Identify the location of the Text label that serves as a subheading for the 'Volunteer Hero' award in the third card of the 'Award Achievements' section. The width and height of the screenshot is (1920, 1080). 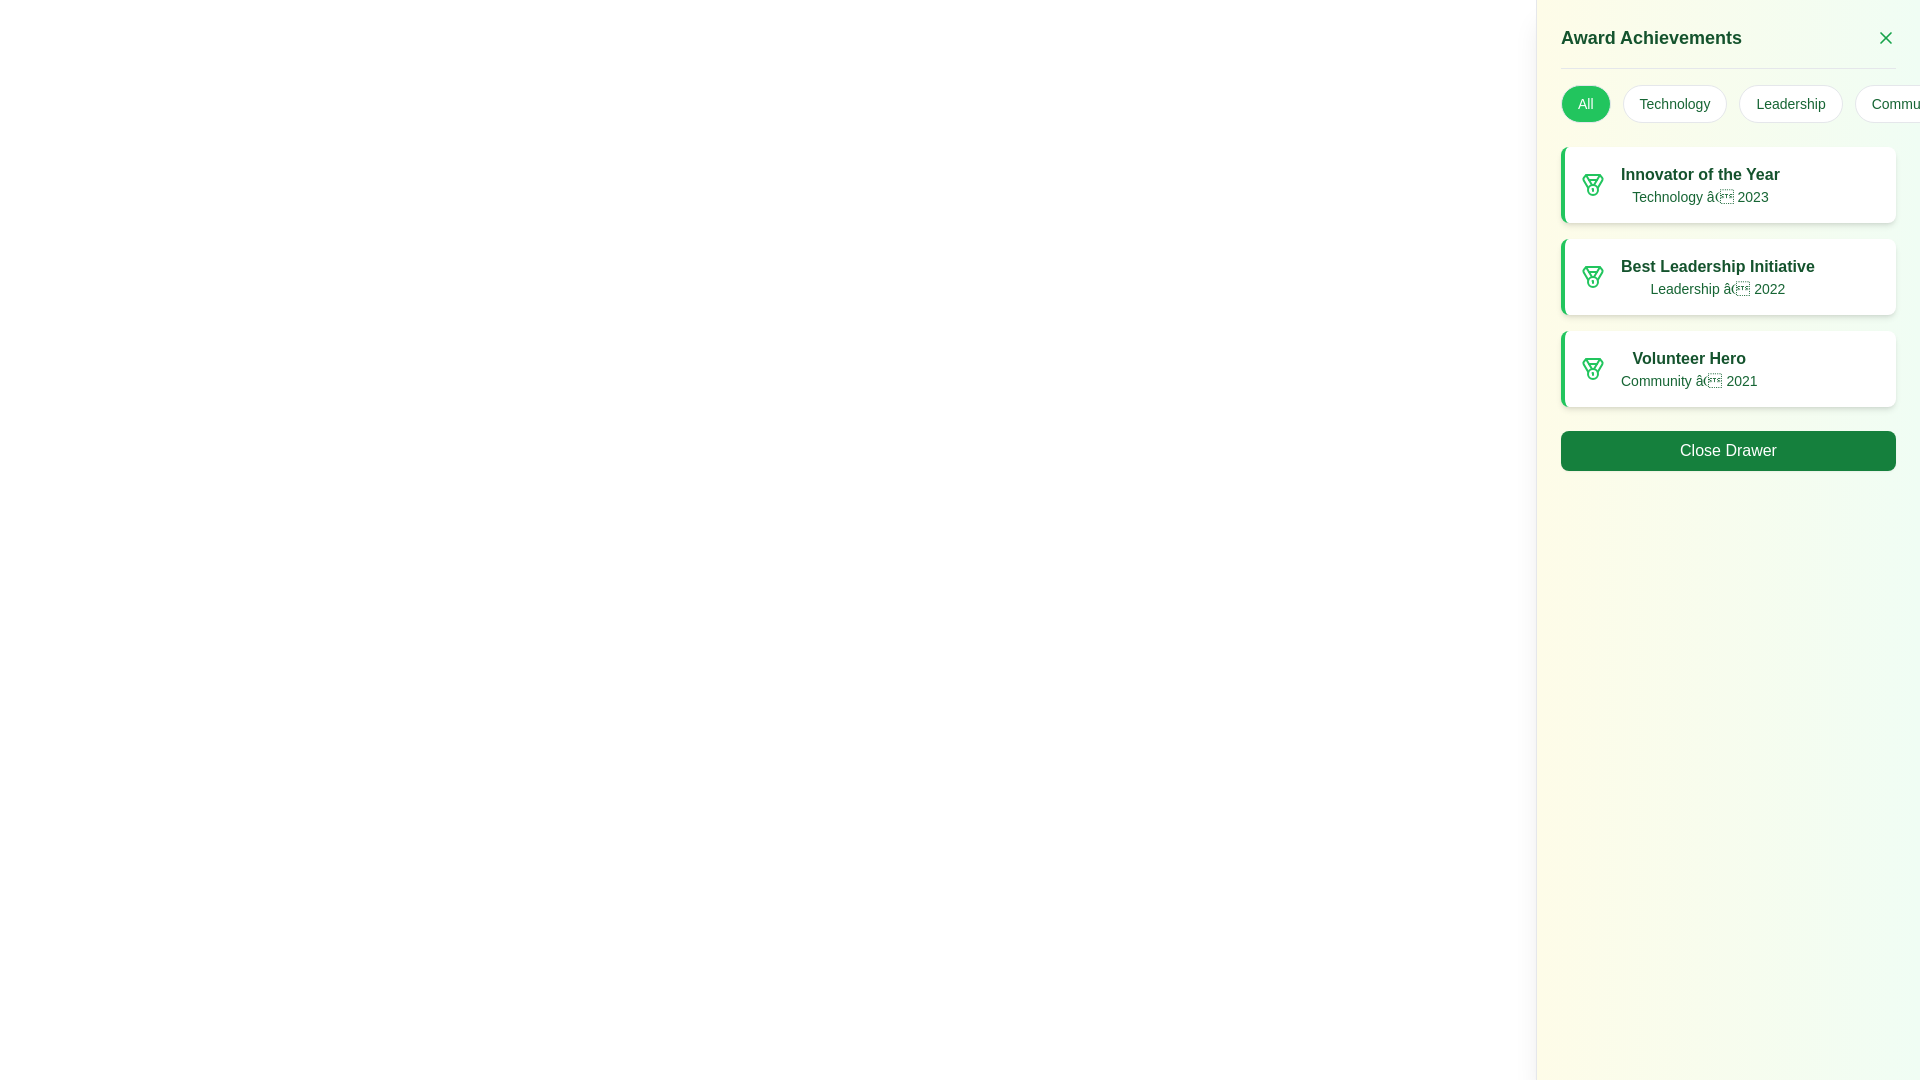
(1688, 381).